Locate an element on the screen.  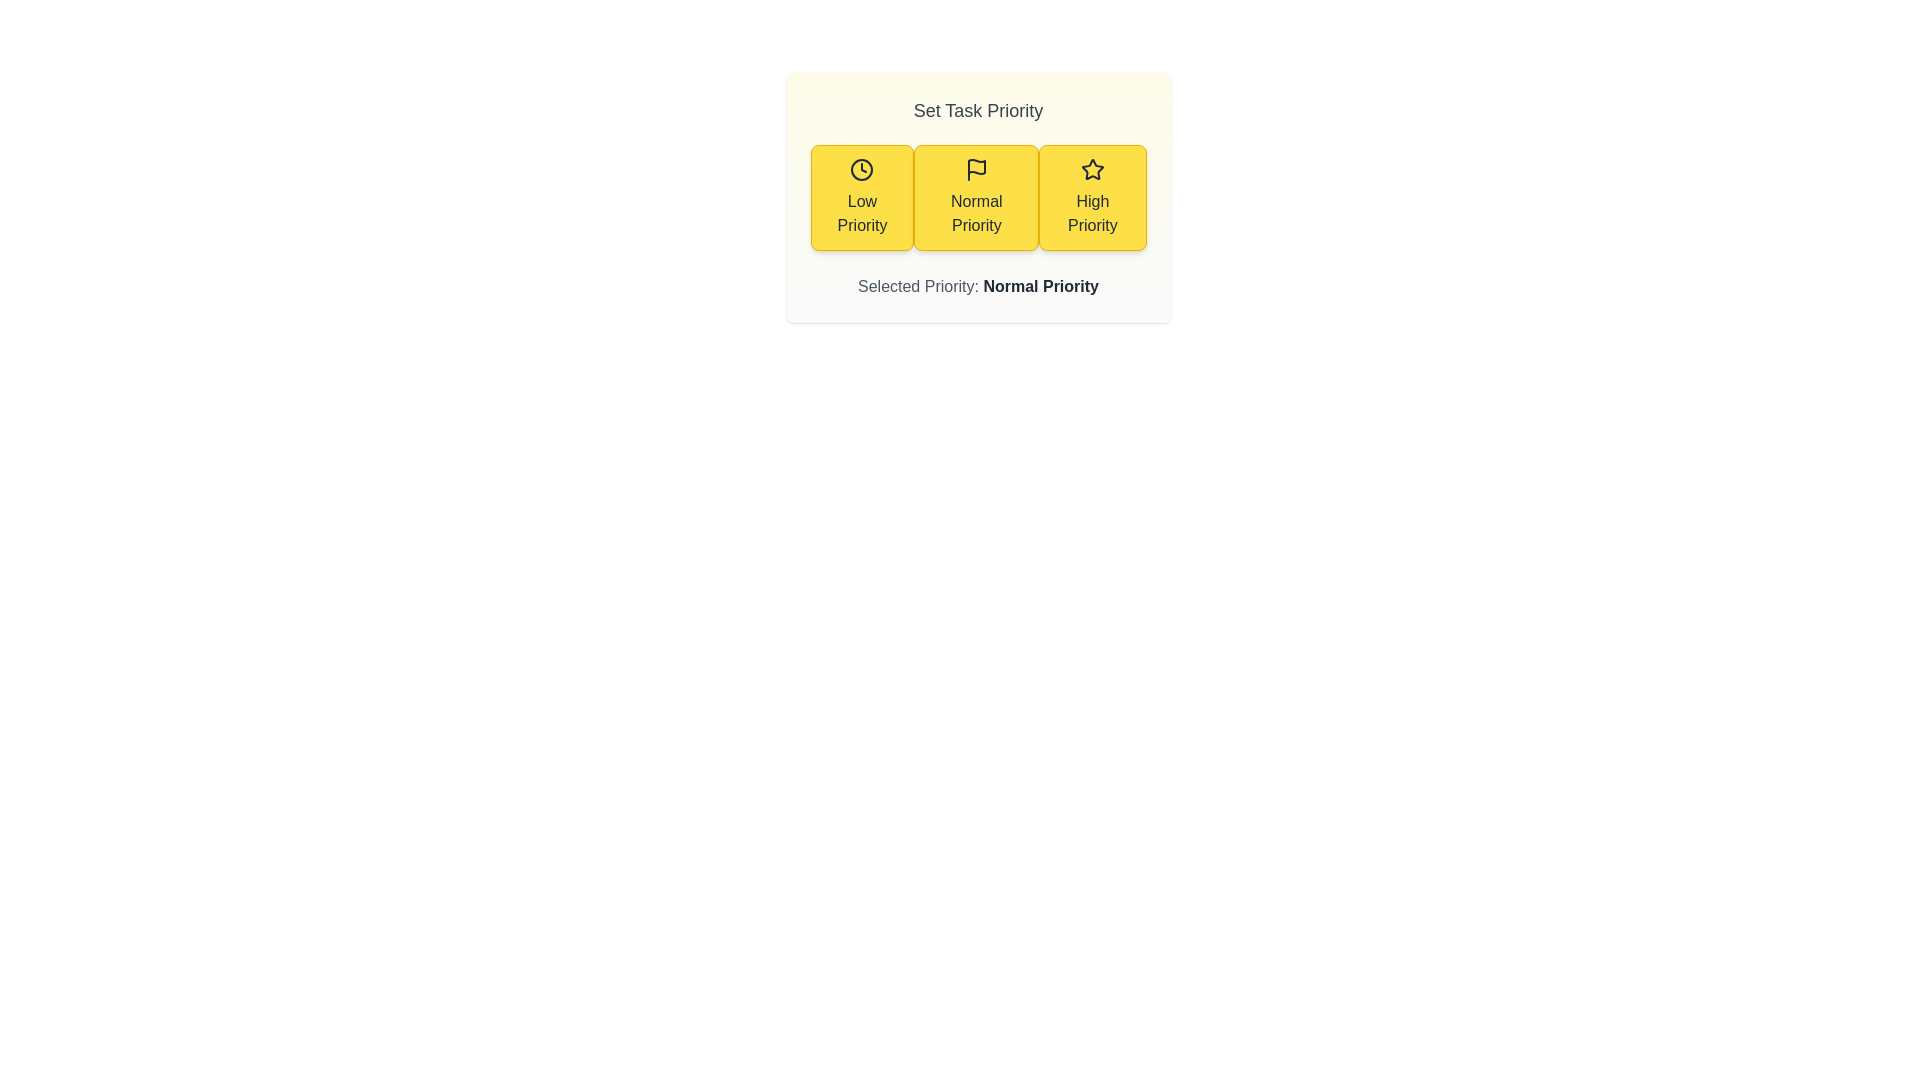
the priority level Normal Priority by clicking on the corresponding button is located at coordinates (977, 197).